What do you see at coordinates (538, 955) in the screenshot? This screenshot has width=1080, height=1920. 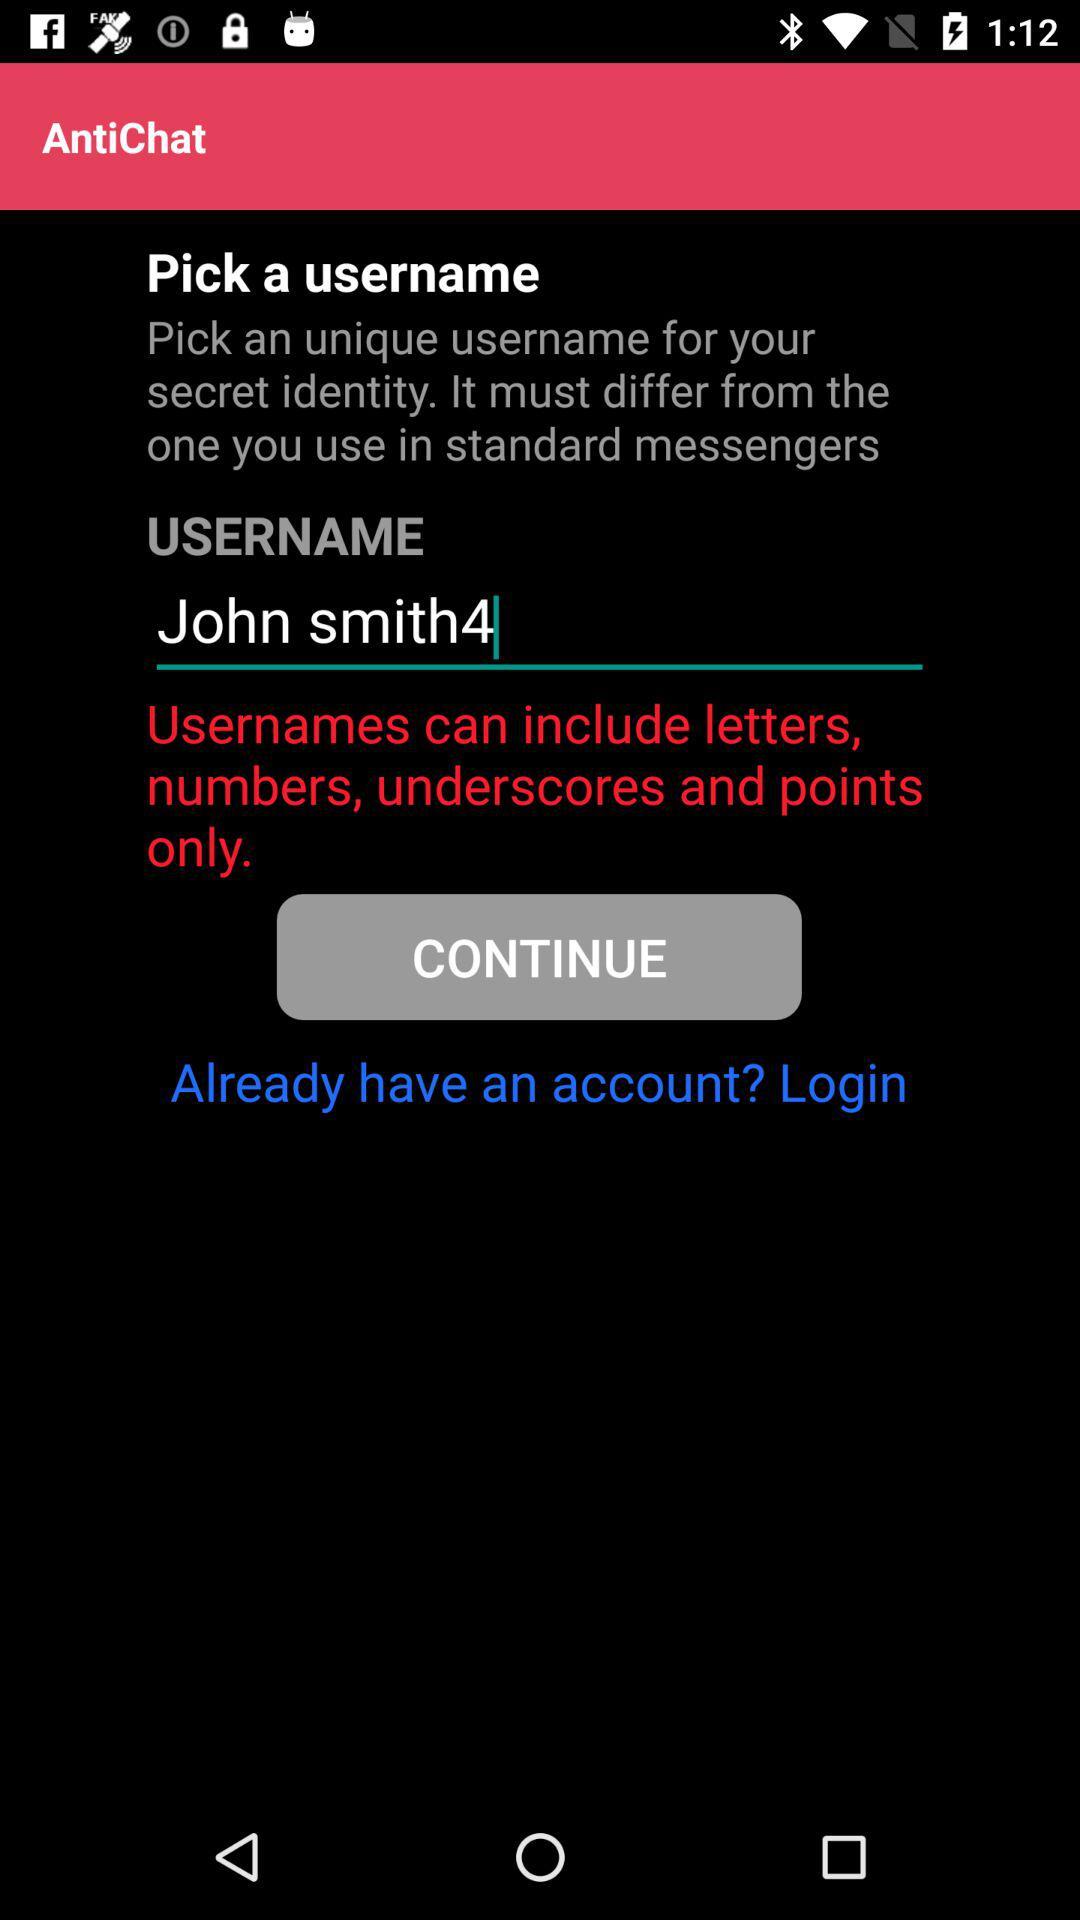 I see `the continue item` at bounding box center [538, 955].